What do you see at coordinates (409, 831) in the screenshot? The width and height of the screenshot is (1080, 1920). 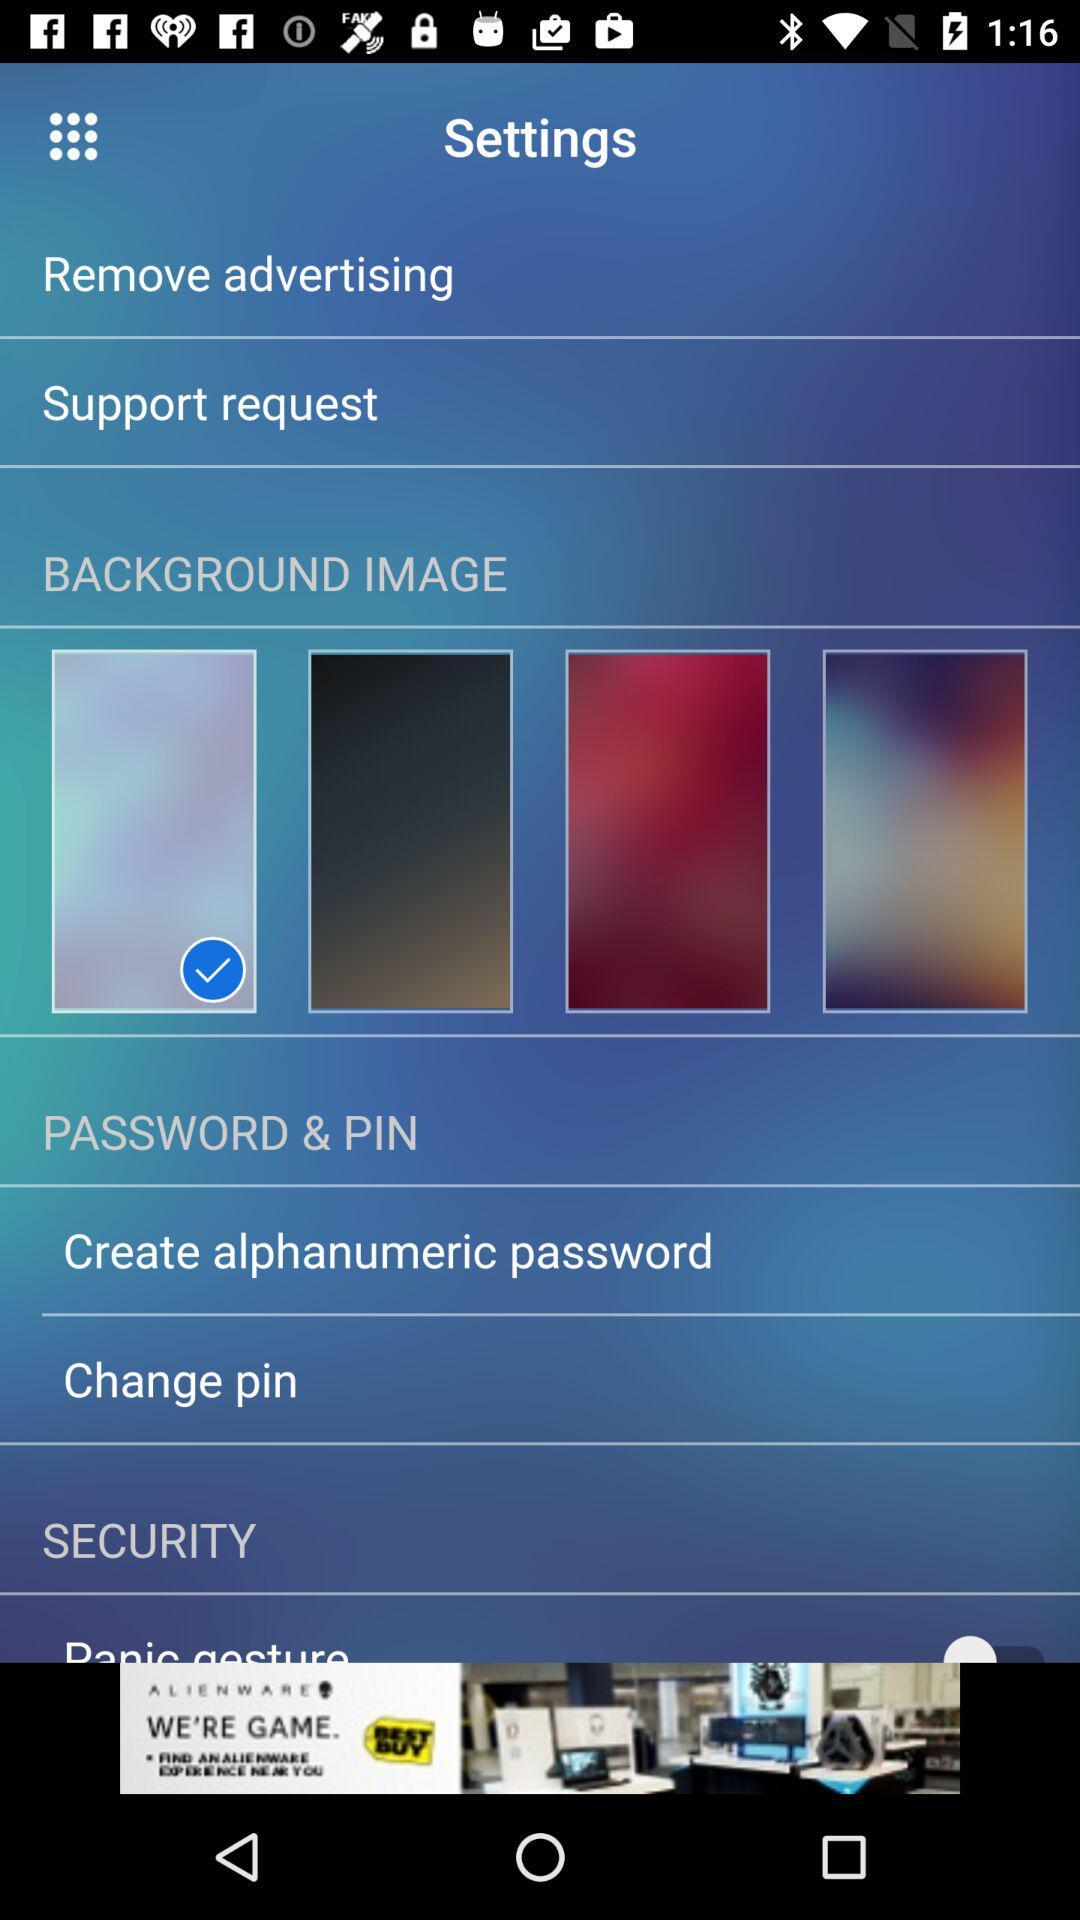 I see `go do couler` at bounding box center [409, 831].